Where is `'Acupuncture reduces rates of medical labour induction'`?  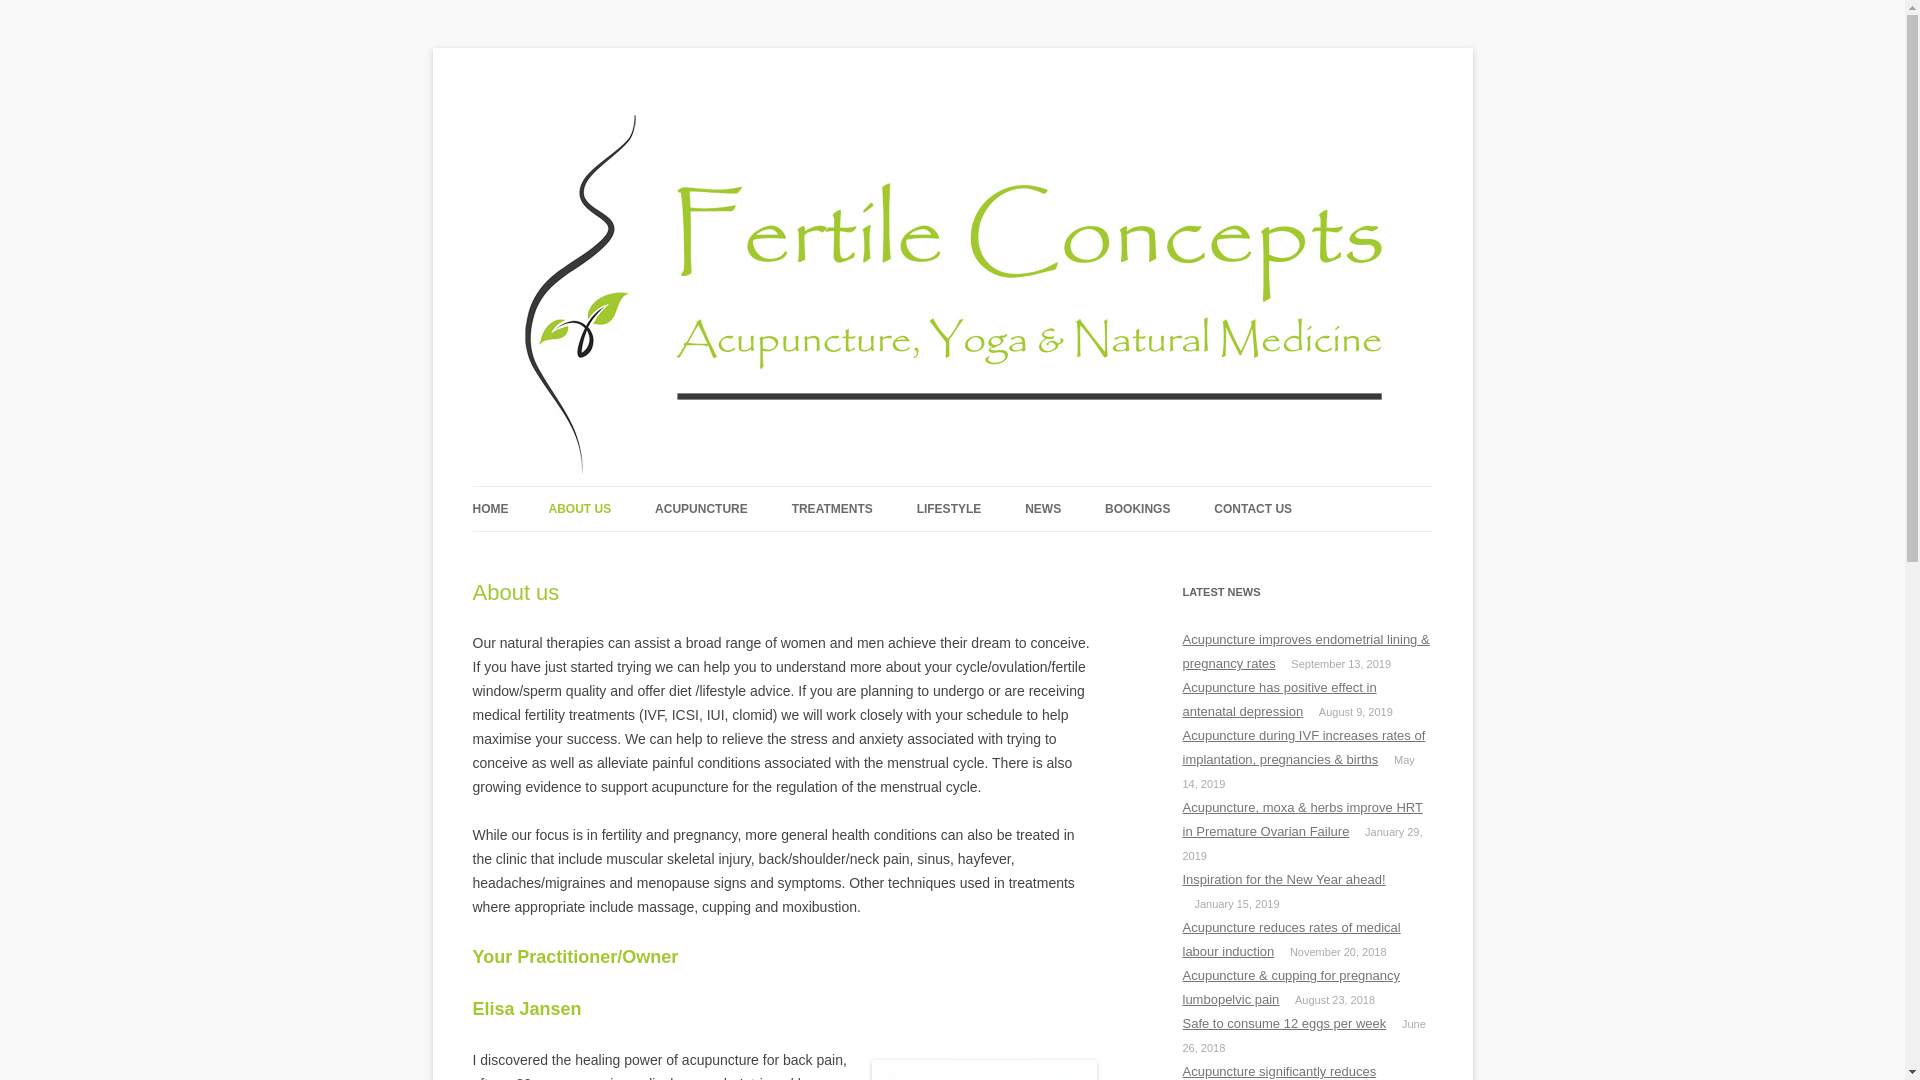
'Acupuncture reduces rates of medical labour induction' is located at coordinates (1291, 939).